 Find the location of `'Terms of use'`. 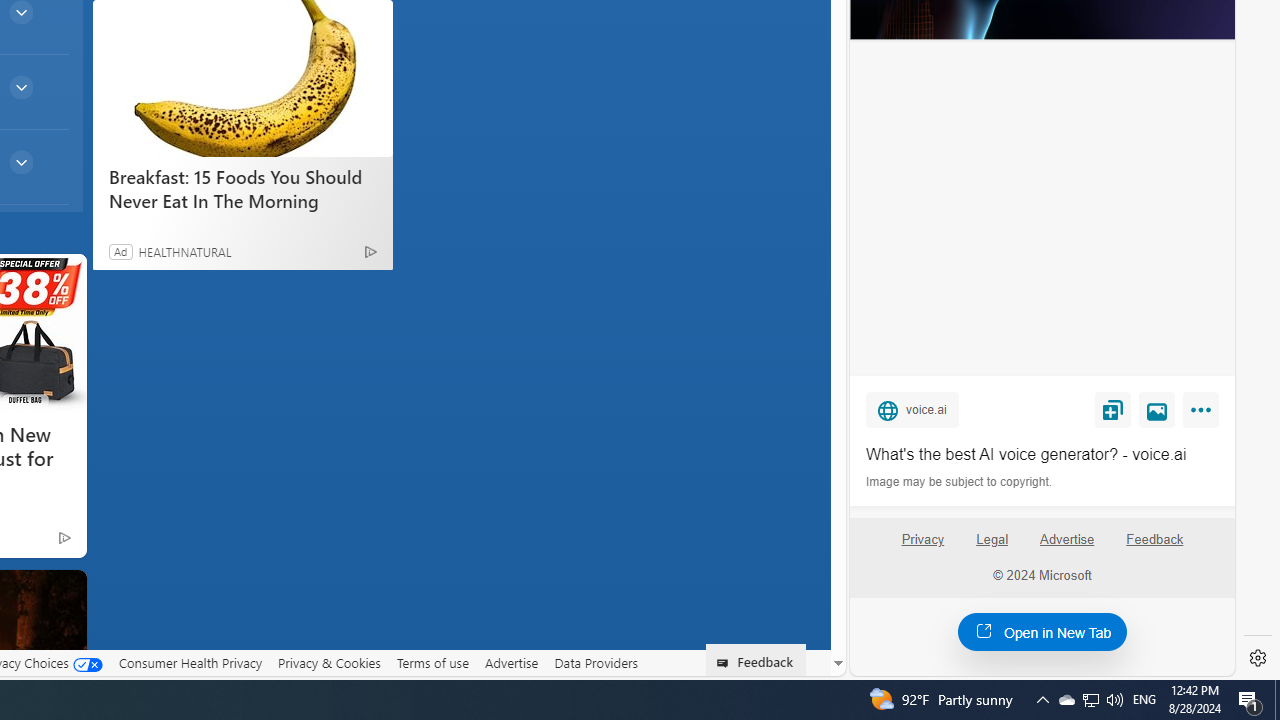

'Terms of use' is located at coordinates (431, 662).